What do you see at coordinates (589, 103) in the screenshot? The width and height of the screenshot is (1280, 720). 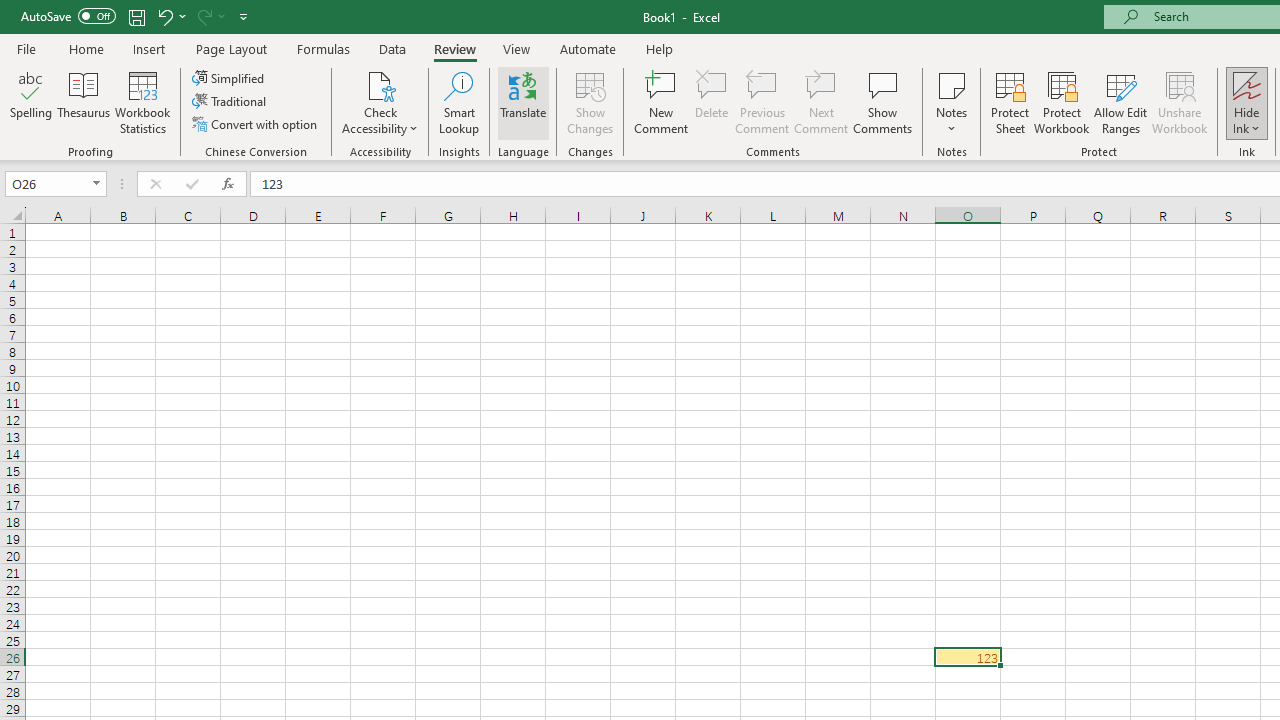 I see `'Show Changes'` at bounding box center [589, 103].